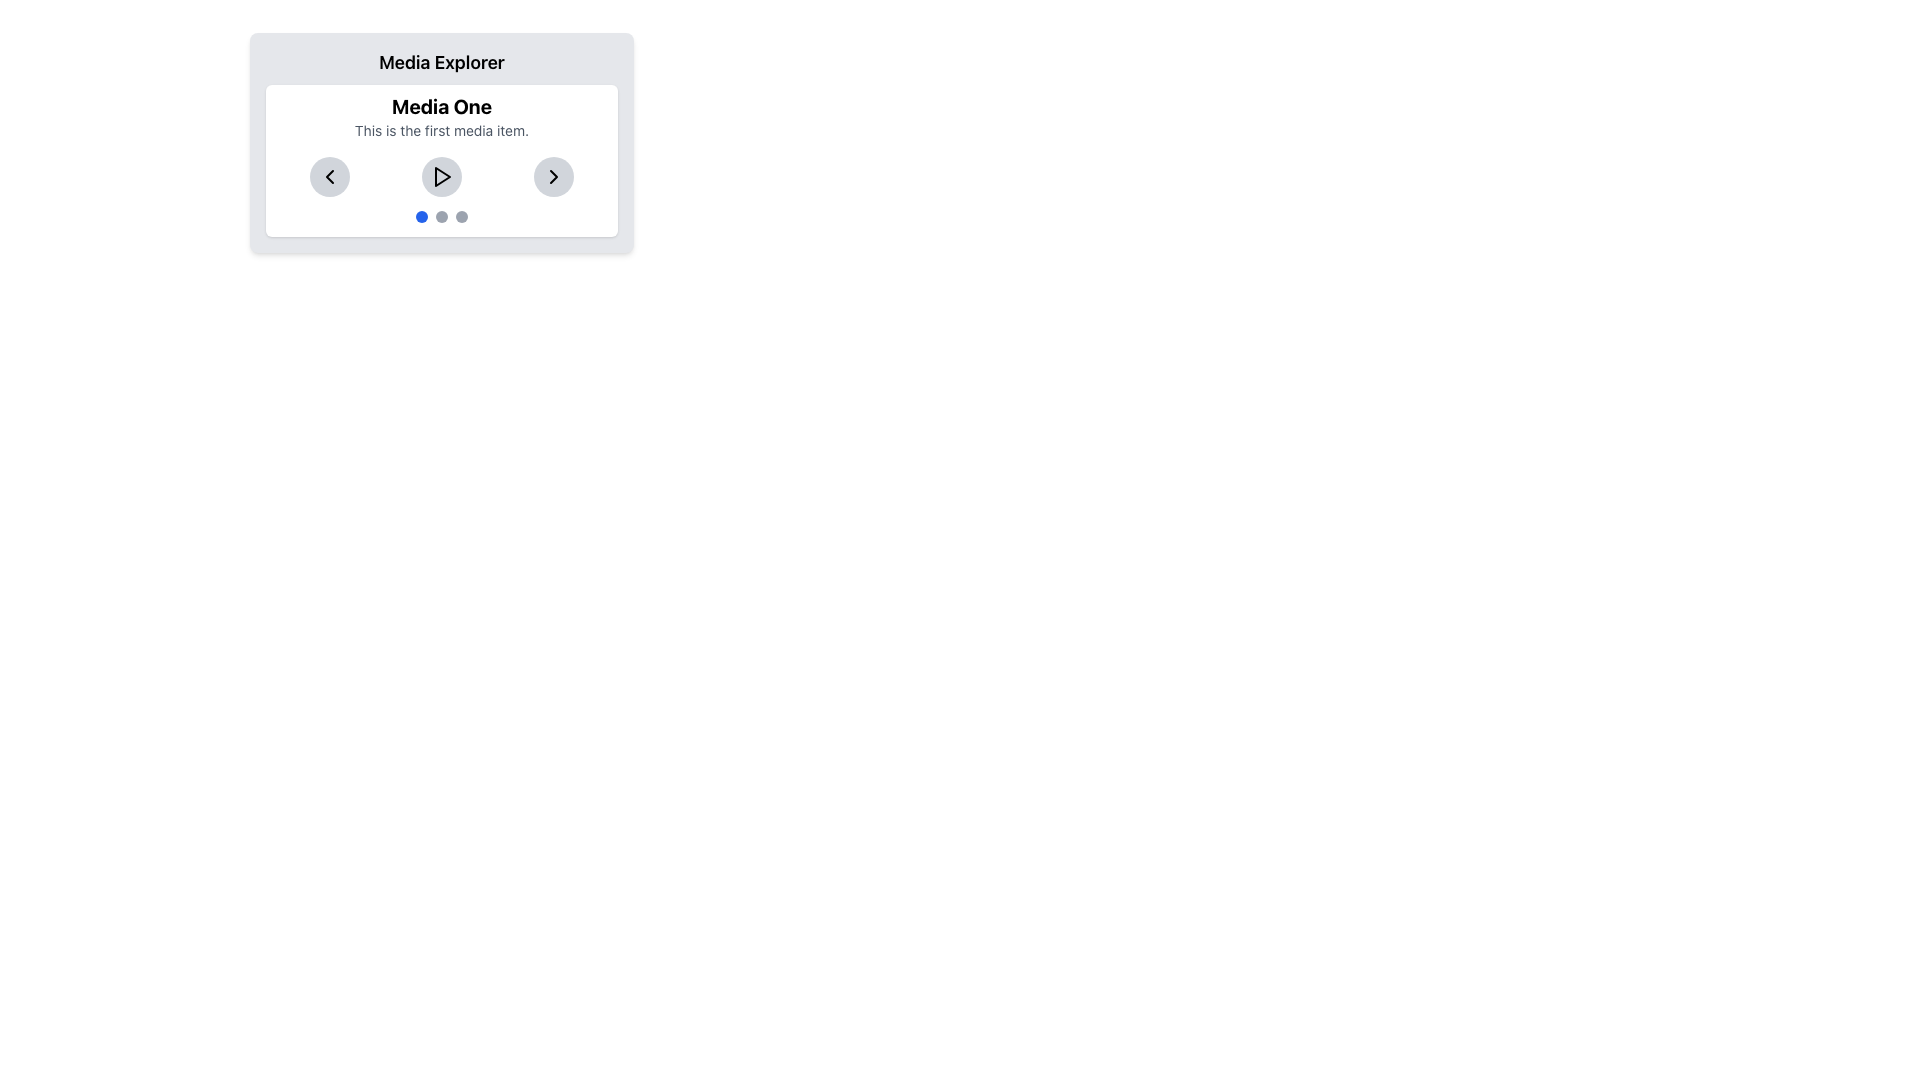  Describe the element at coordinates (553, 176) in the screenshot. I see `the circular button with a light gray background and darker gray border, which contains a black right-facing chevron icon, located in the rightmost position among the three buttons in the media player control section below 'Media Explorer' and 'Media One'` at that location.